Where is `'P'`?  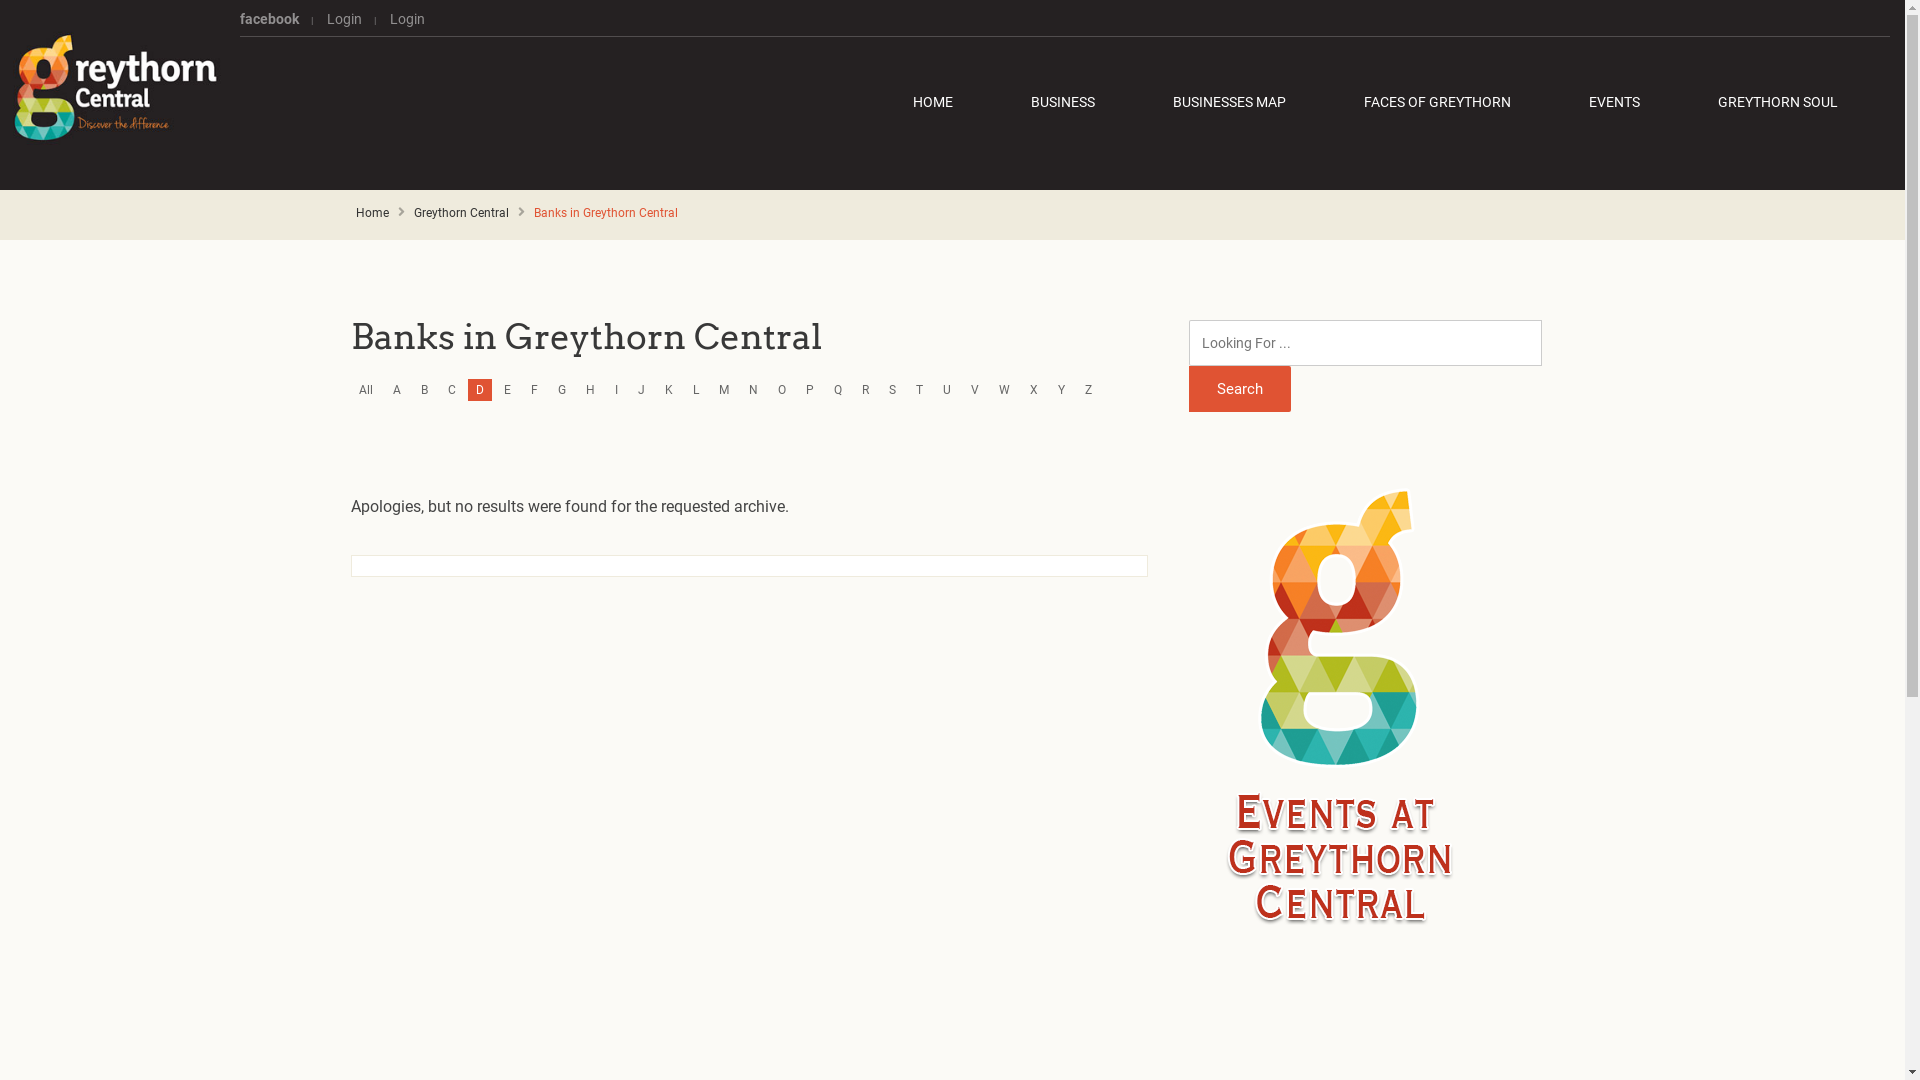 'P' is located at coordinates (810, 389).